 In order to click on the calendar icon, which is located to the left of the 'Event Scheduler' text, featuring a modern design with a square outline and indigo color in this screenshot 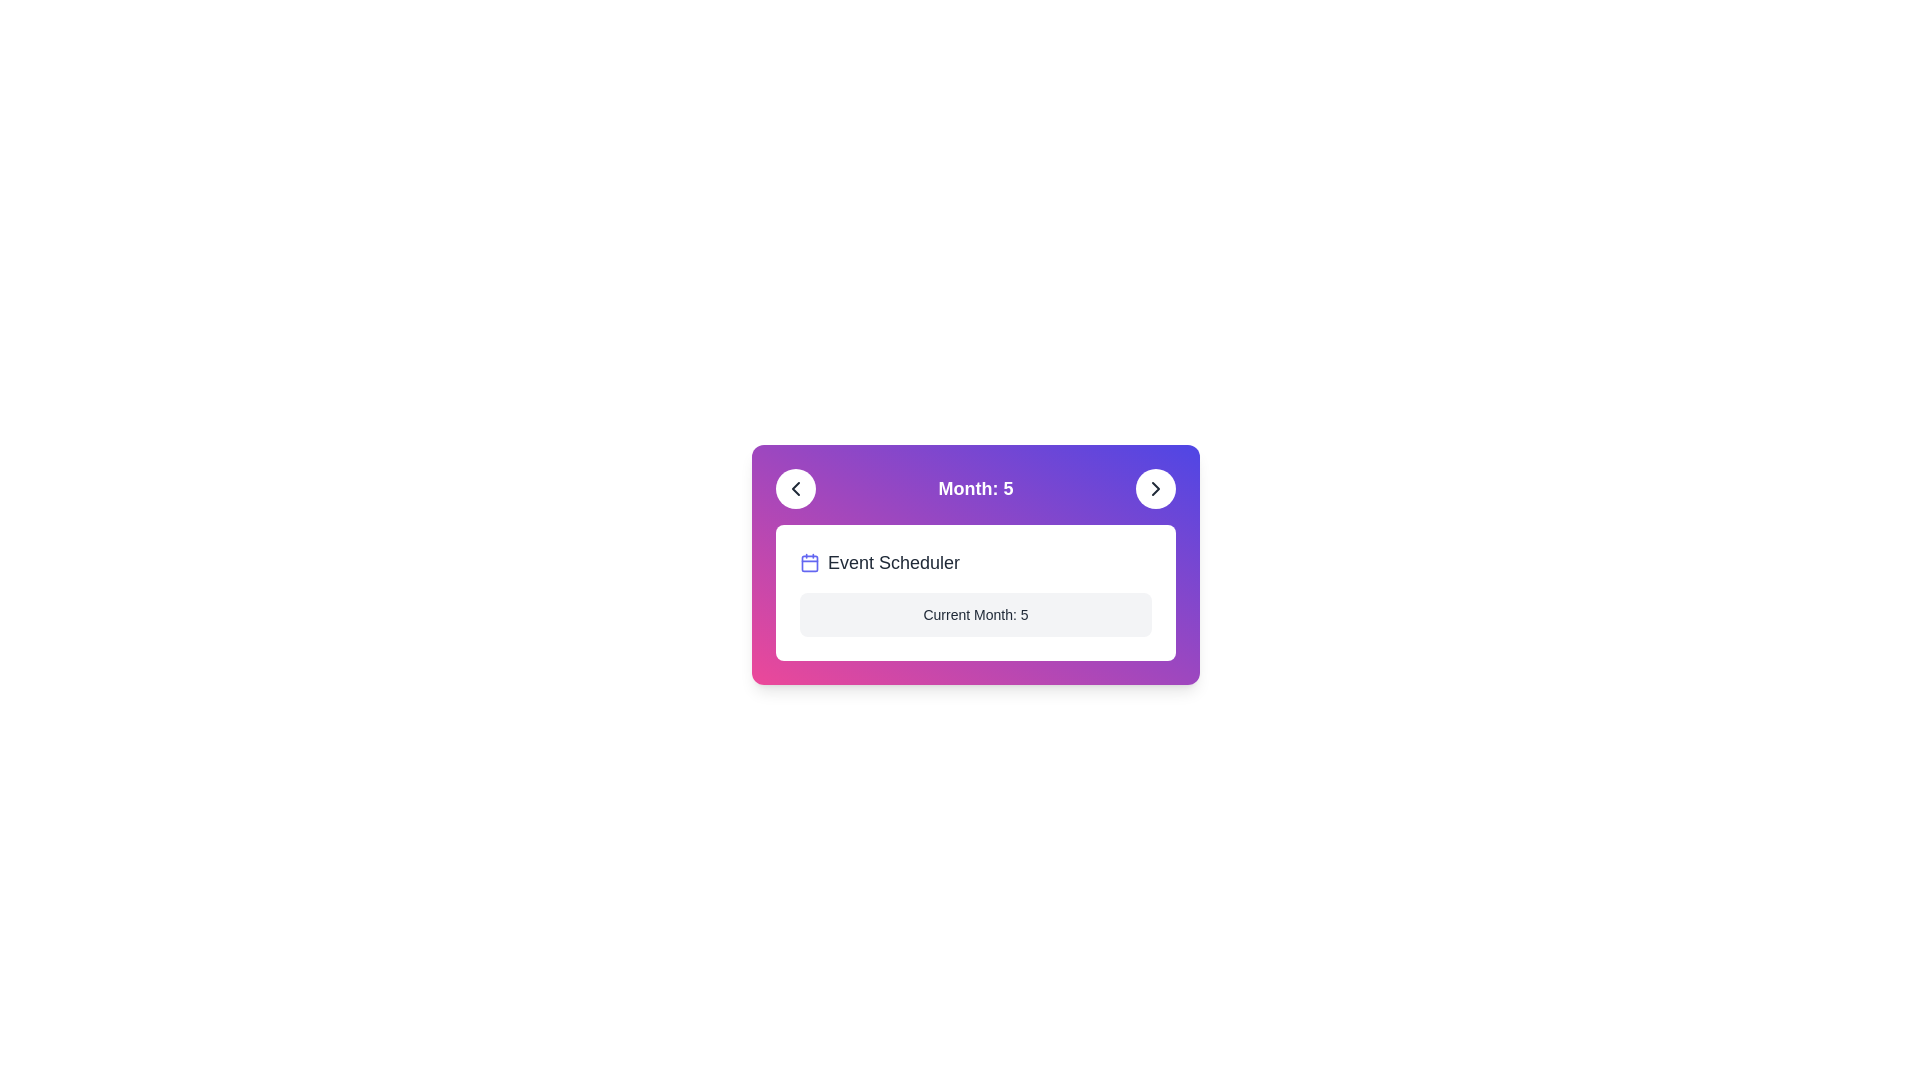, I will do `click(810, 563)`.